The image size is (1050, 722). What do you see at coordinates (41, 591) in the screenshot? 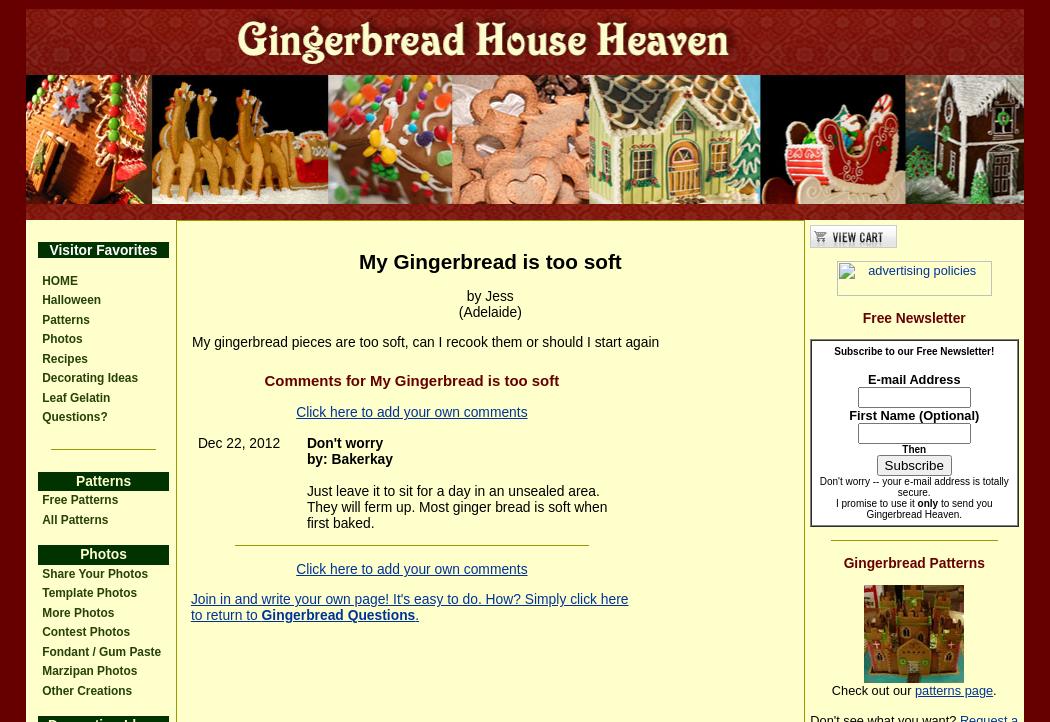
I see `'Template Photos'` at bounding box center [41, 591].